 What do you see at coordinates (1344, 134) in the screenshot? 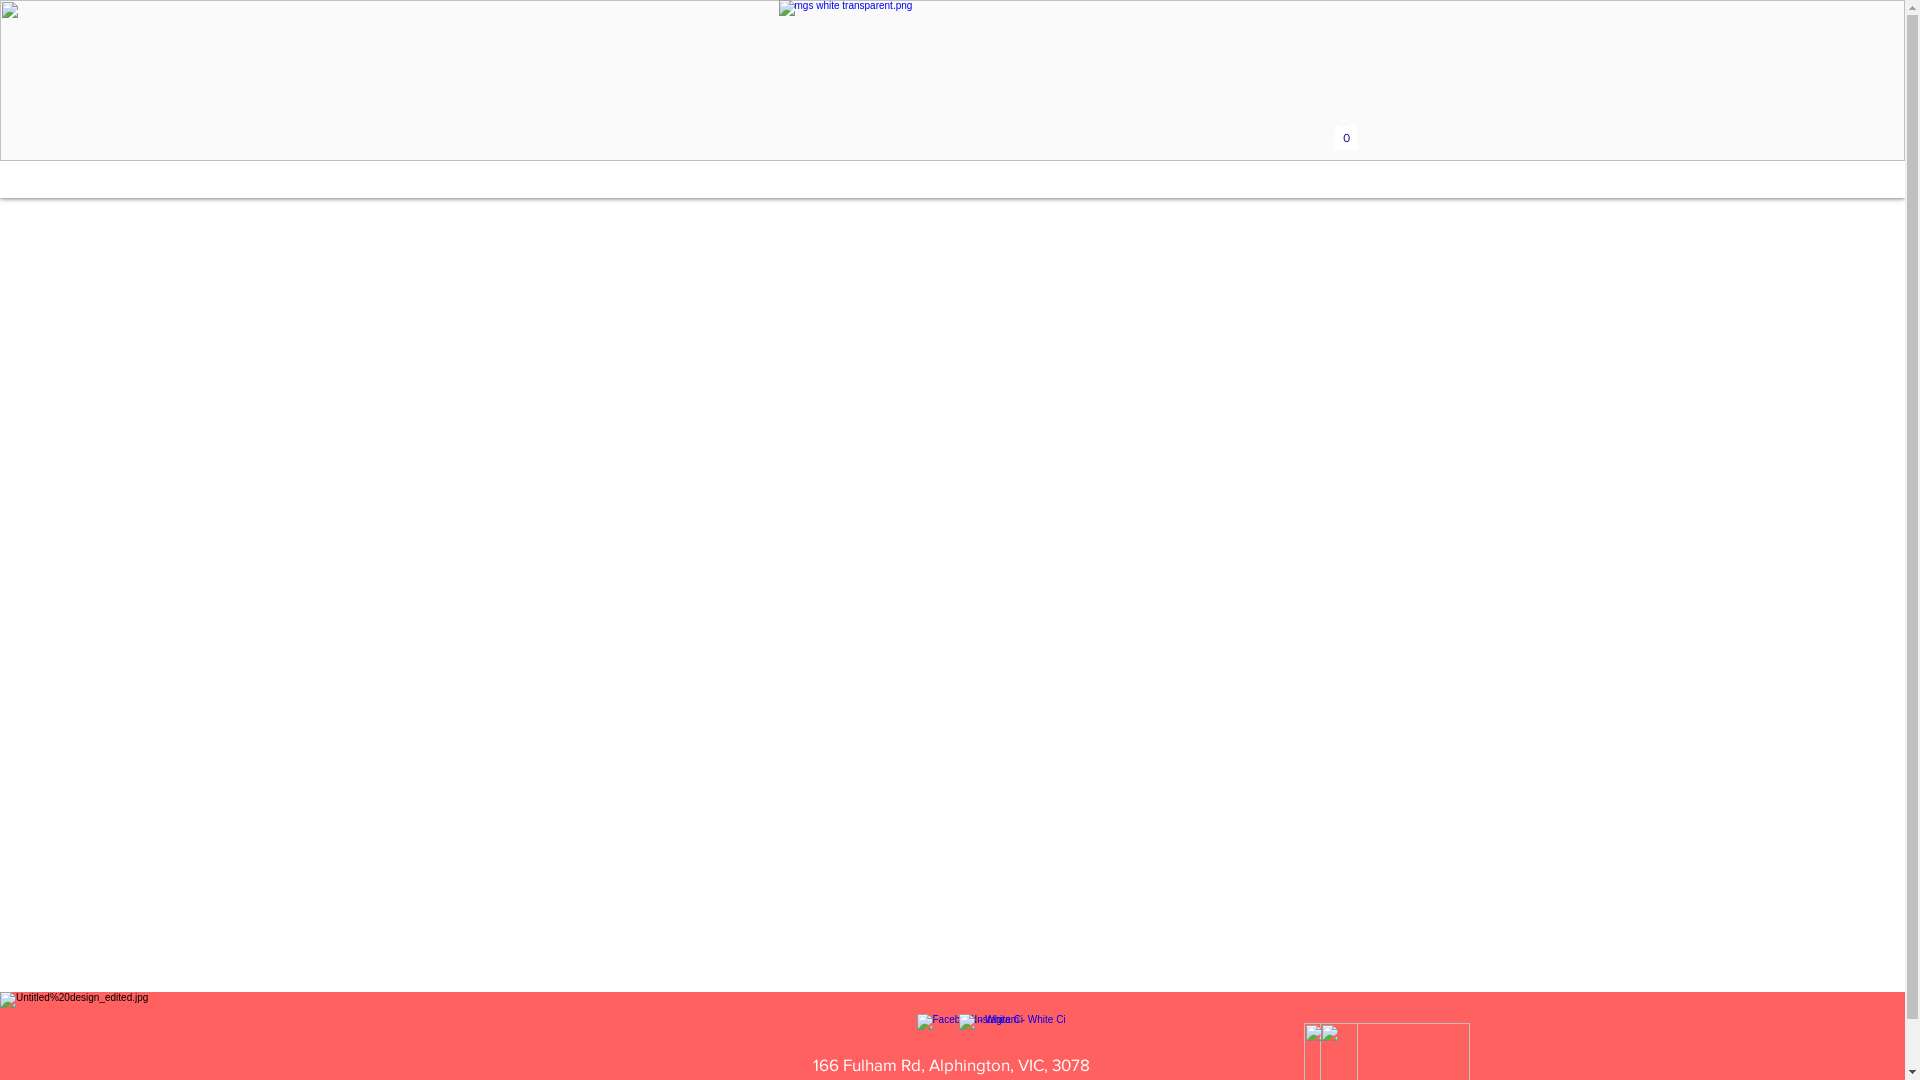
I see `'0'` at bounding box center [1344, 134].